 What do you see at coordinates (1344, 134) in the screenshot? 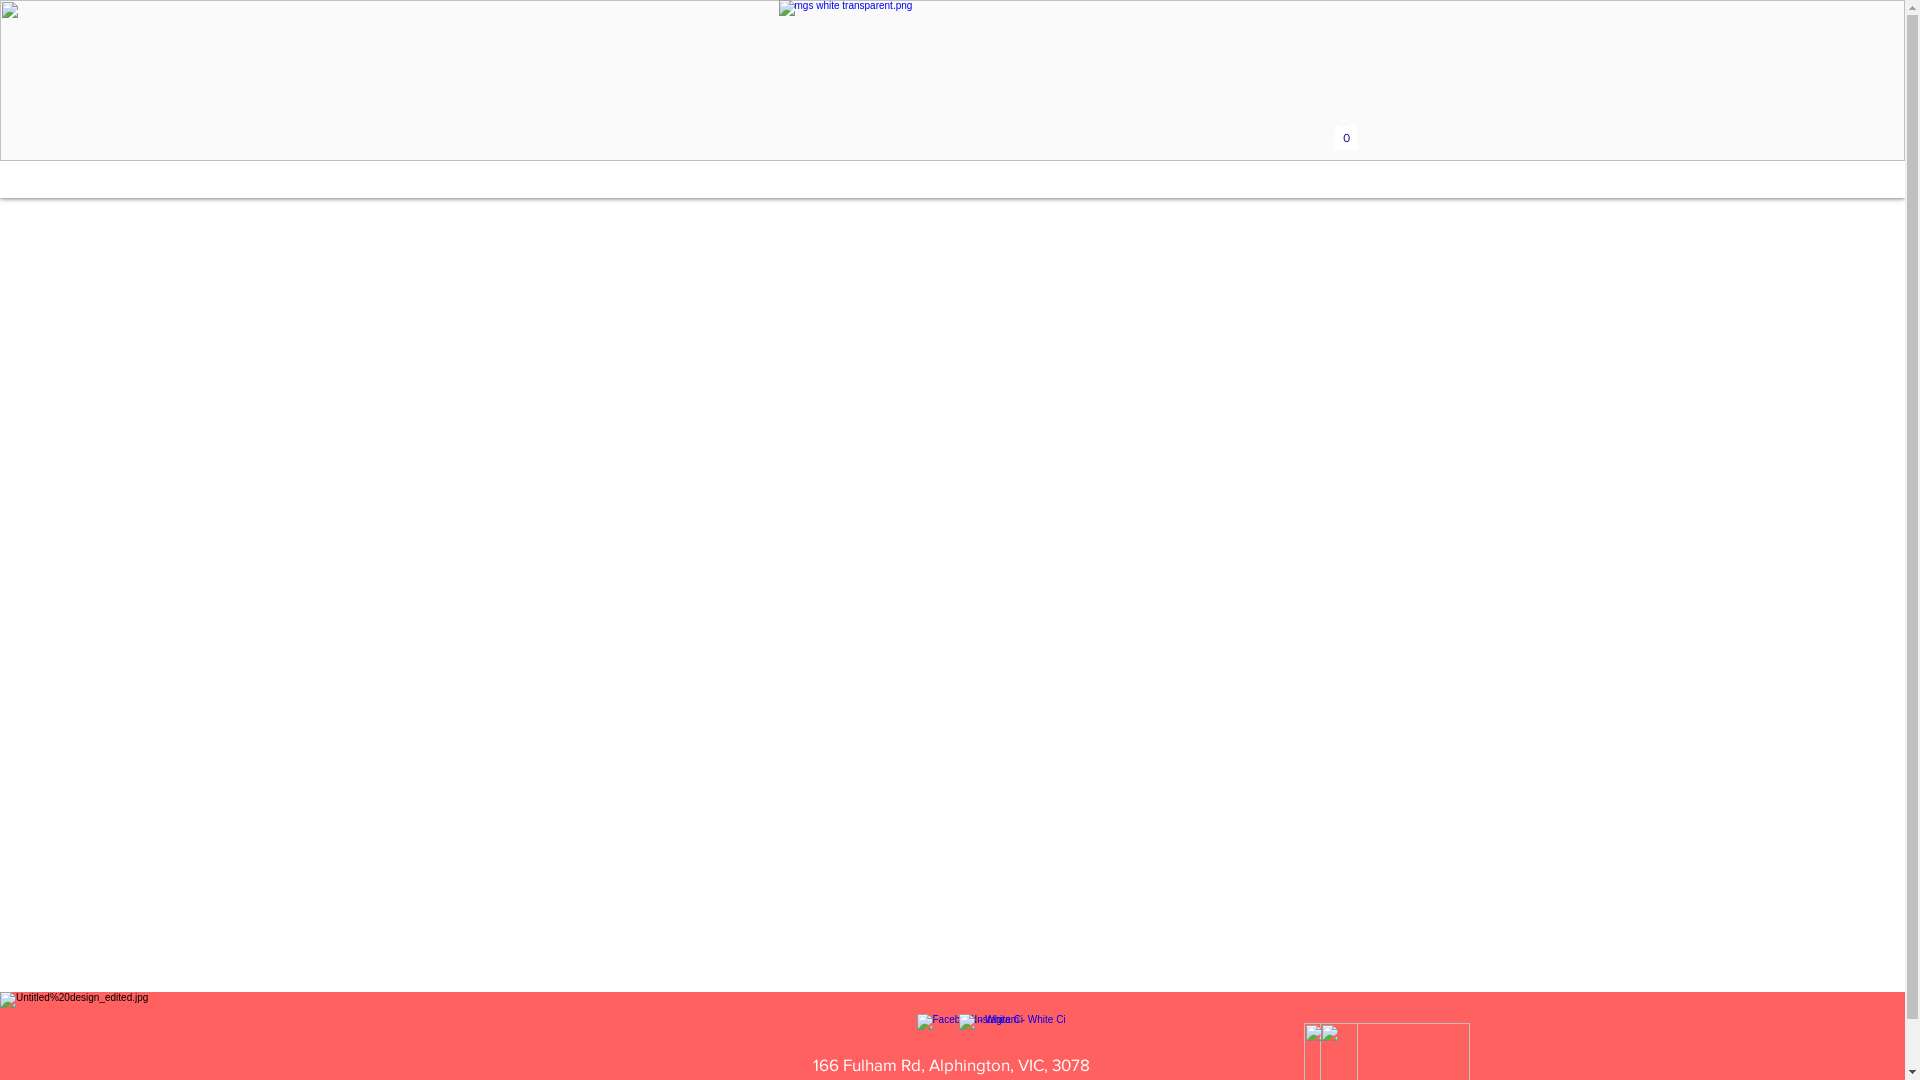
I see `'0'` at bounding box center [1344, 134].